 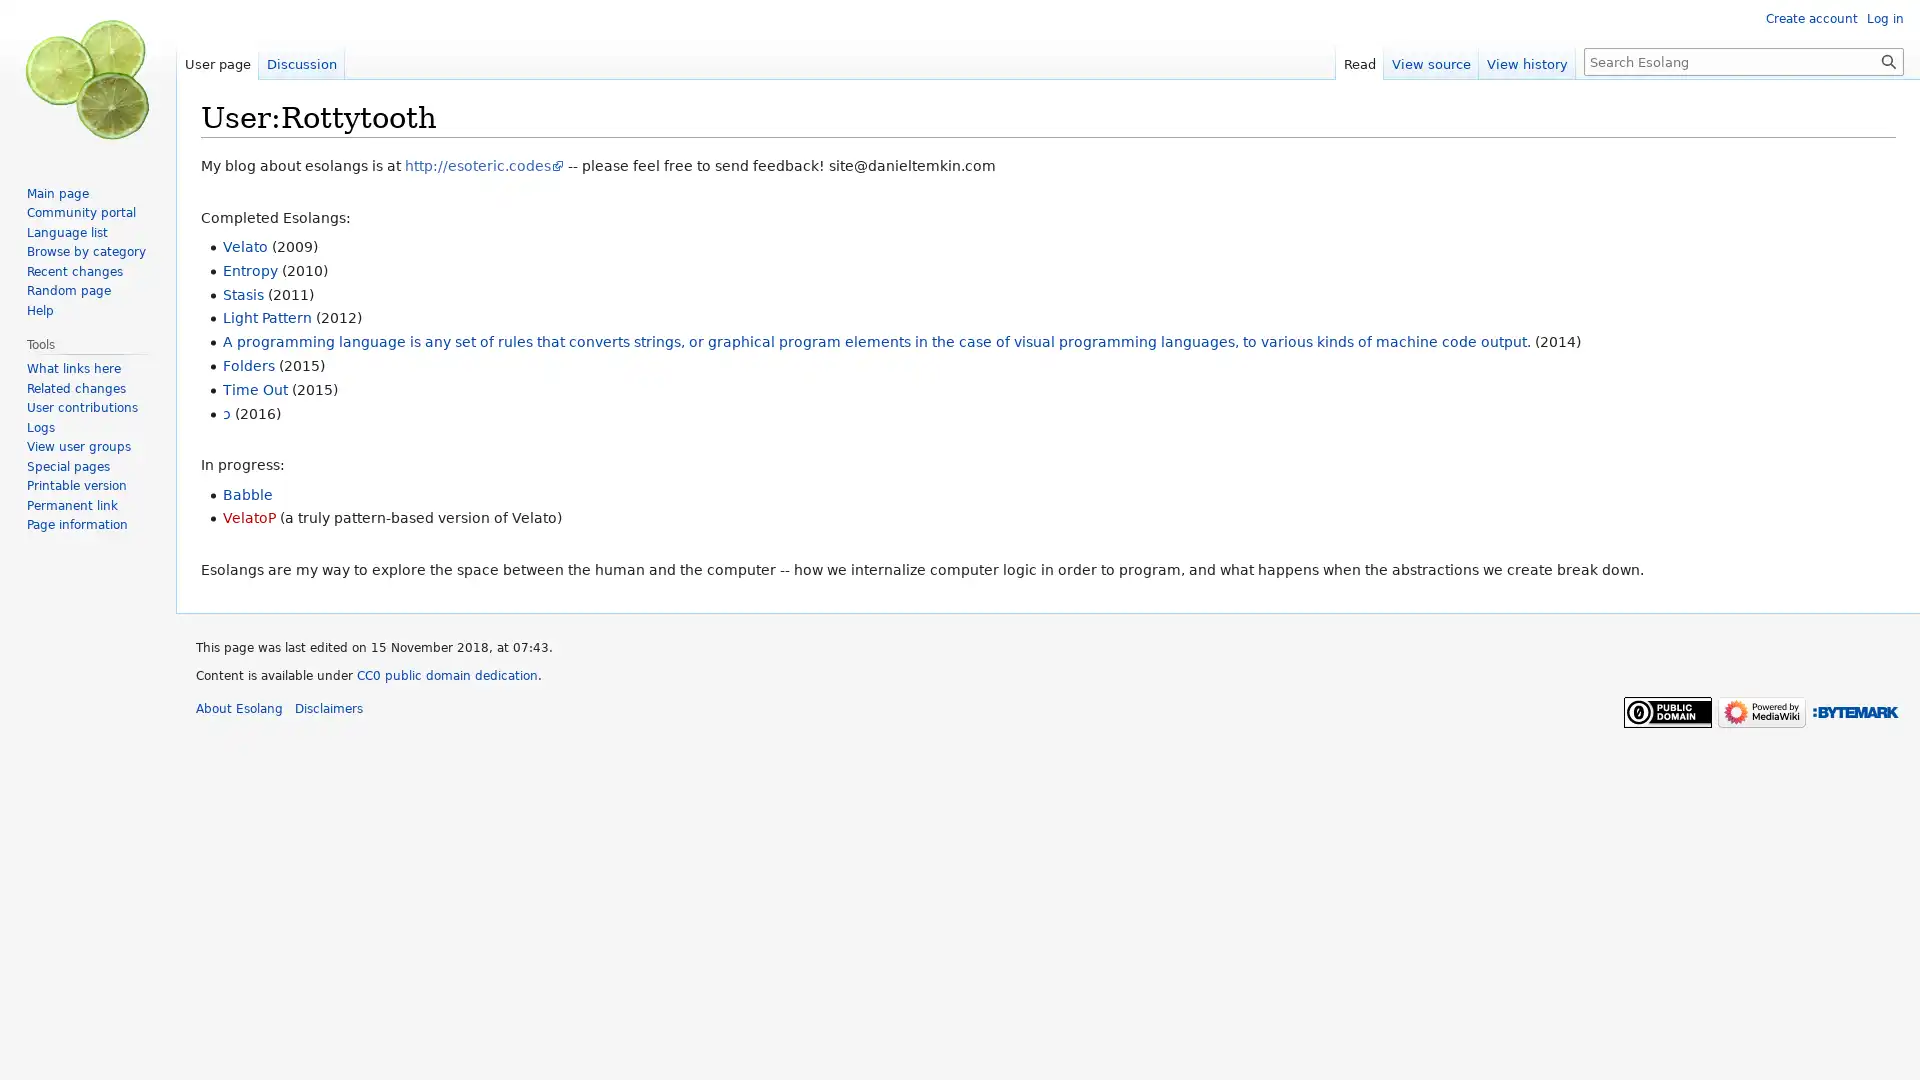 I want to click on Go, so click(x=1888, y=60).